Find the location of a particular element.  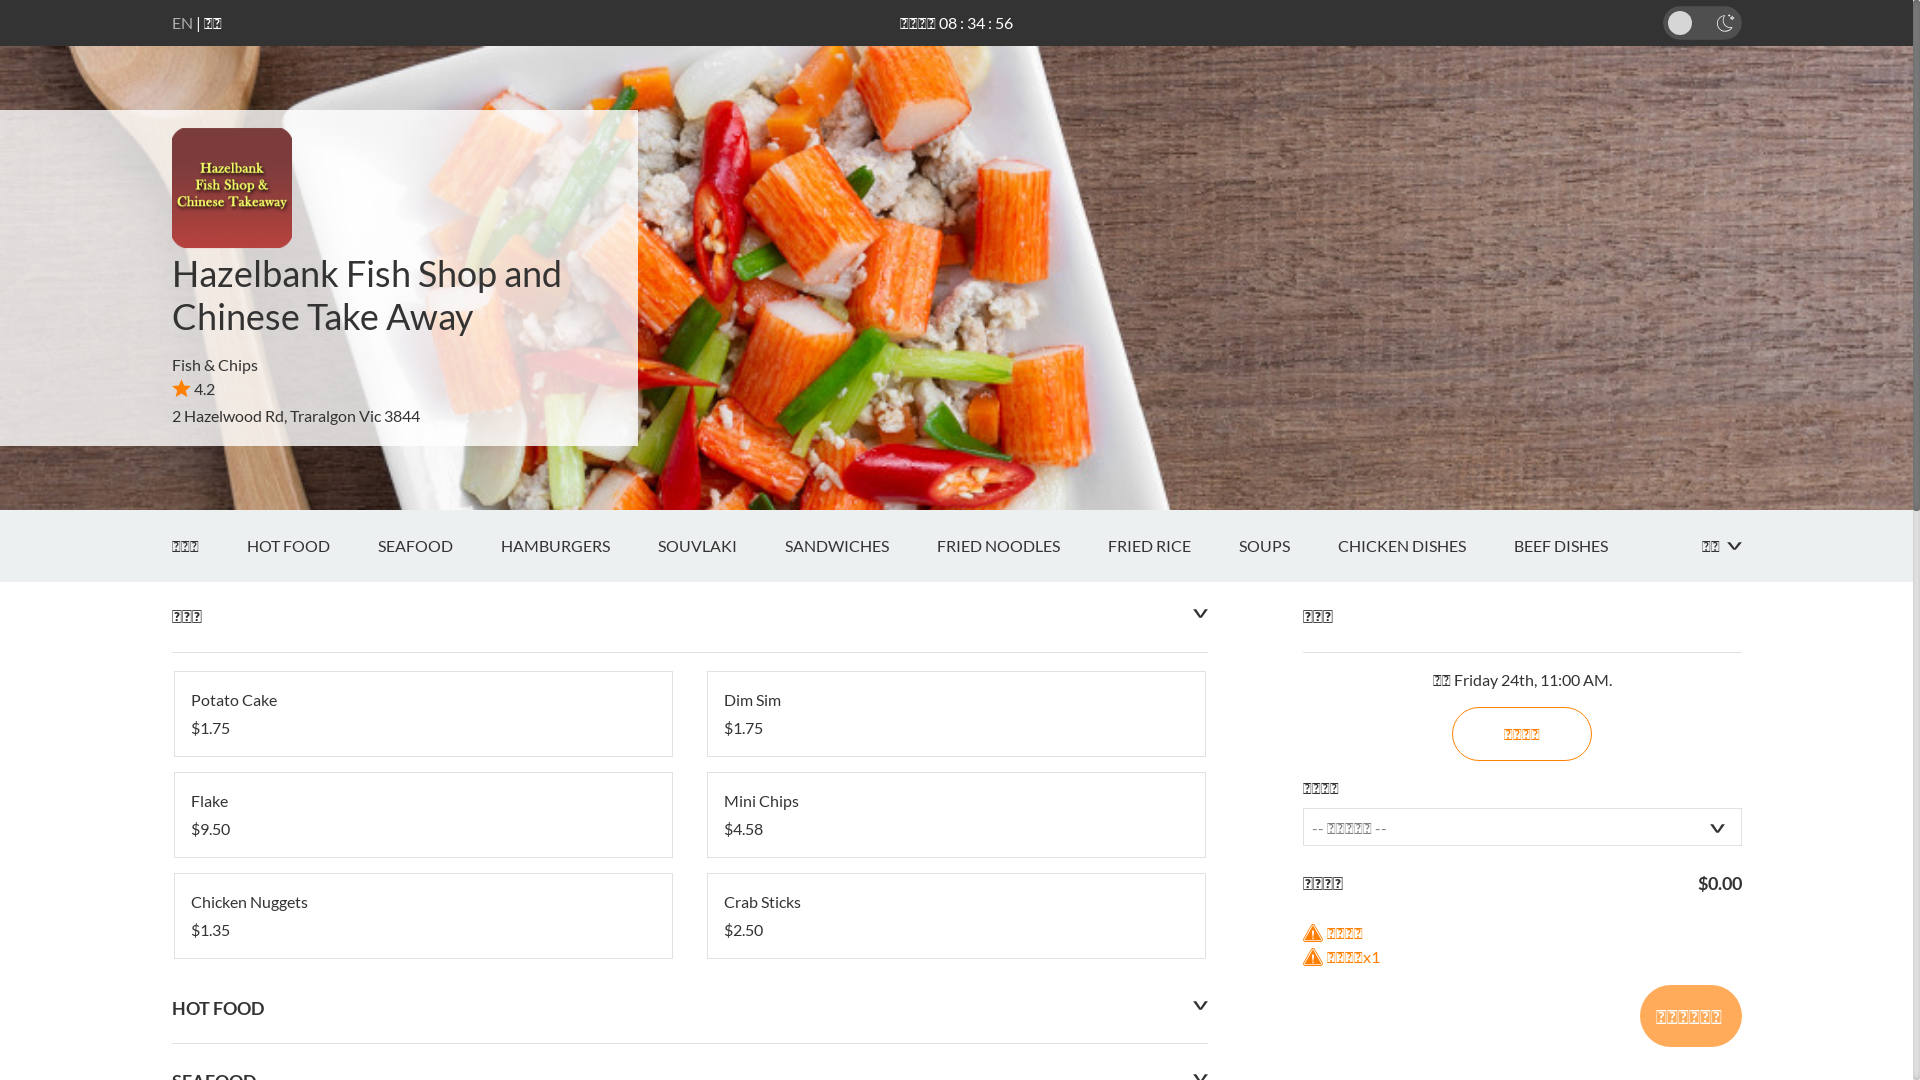

'Hazelbank Fish Shop and Chinese Take Away' is located at coordinates (366, 294).